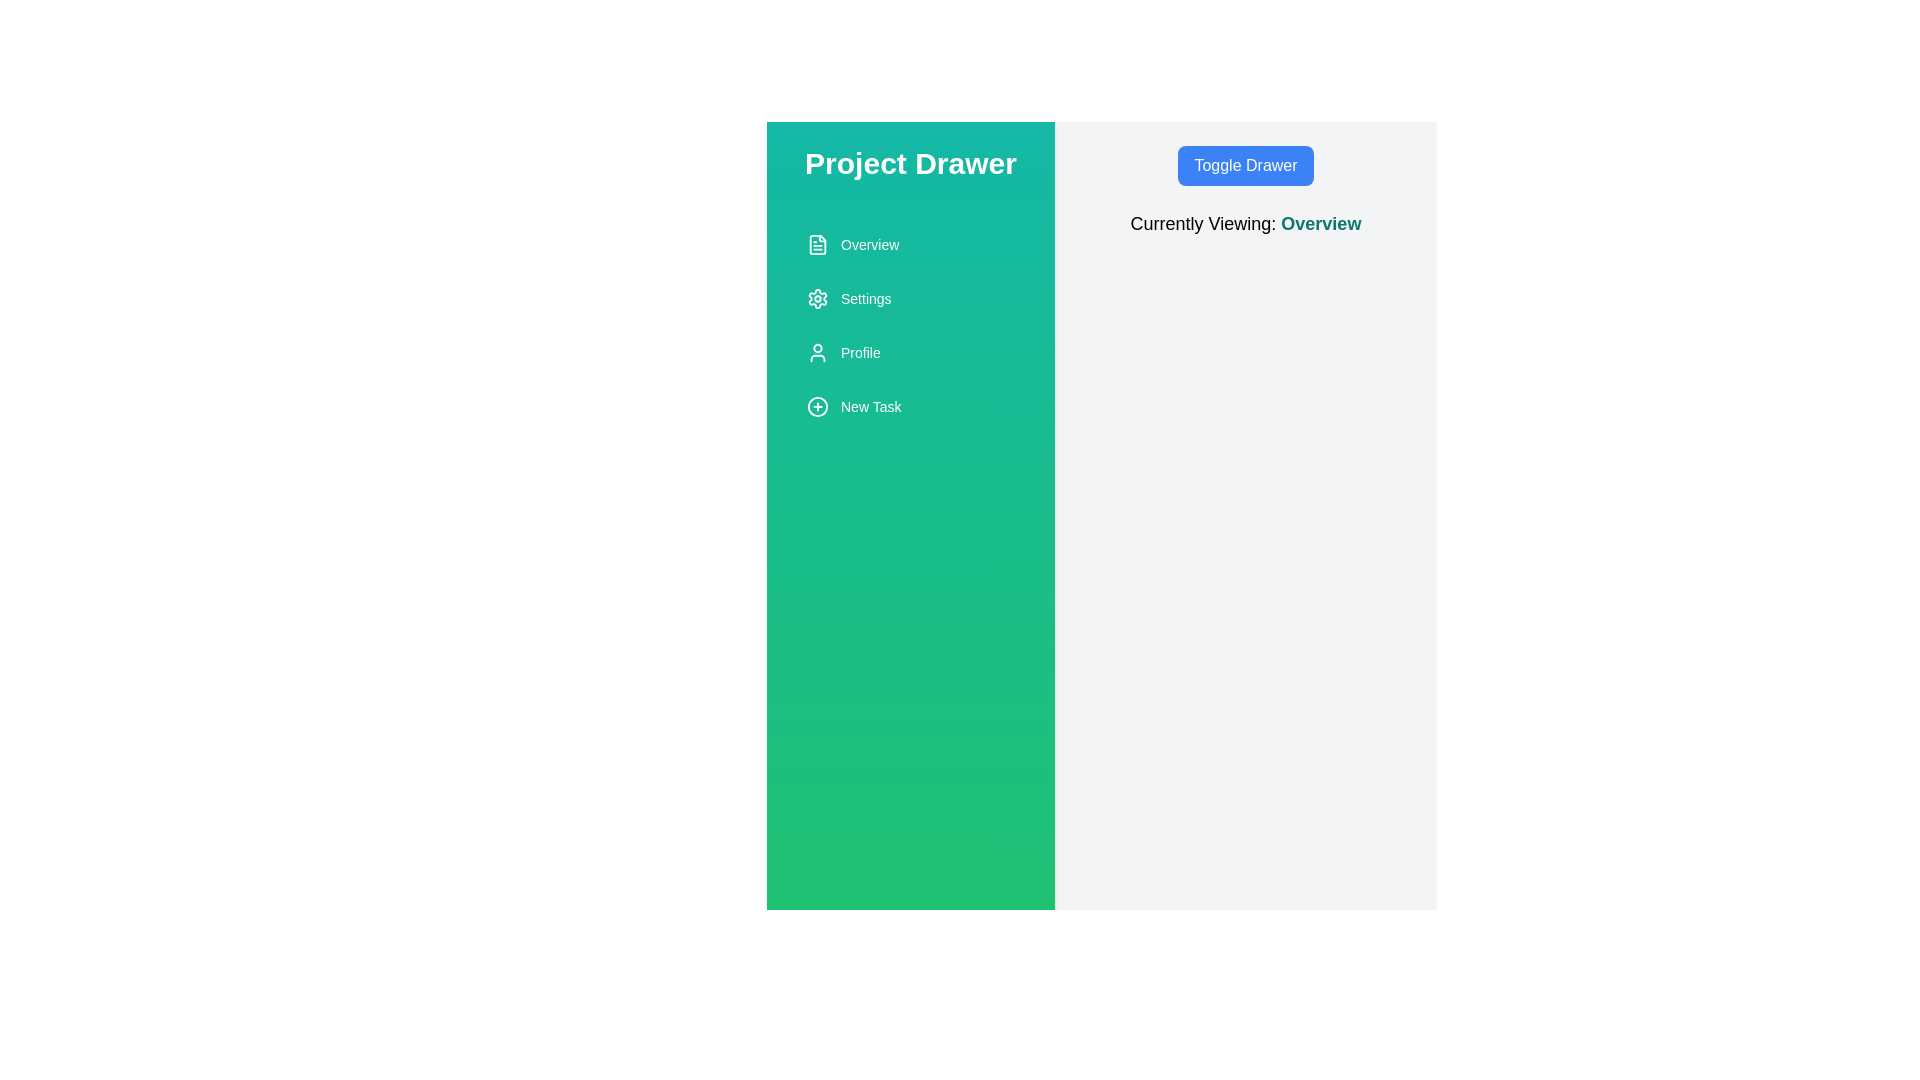 Image resolution: width=1920 pixels, height=1080 pixels. Describe the element at coordinates (910, 299) in the screenshot. I see `the menu item labeled Settings to switch to the corresponding section` at that location.